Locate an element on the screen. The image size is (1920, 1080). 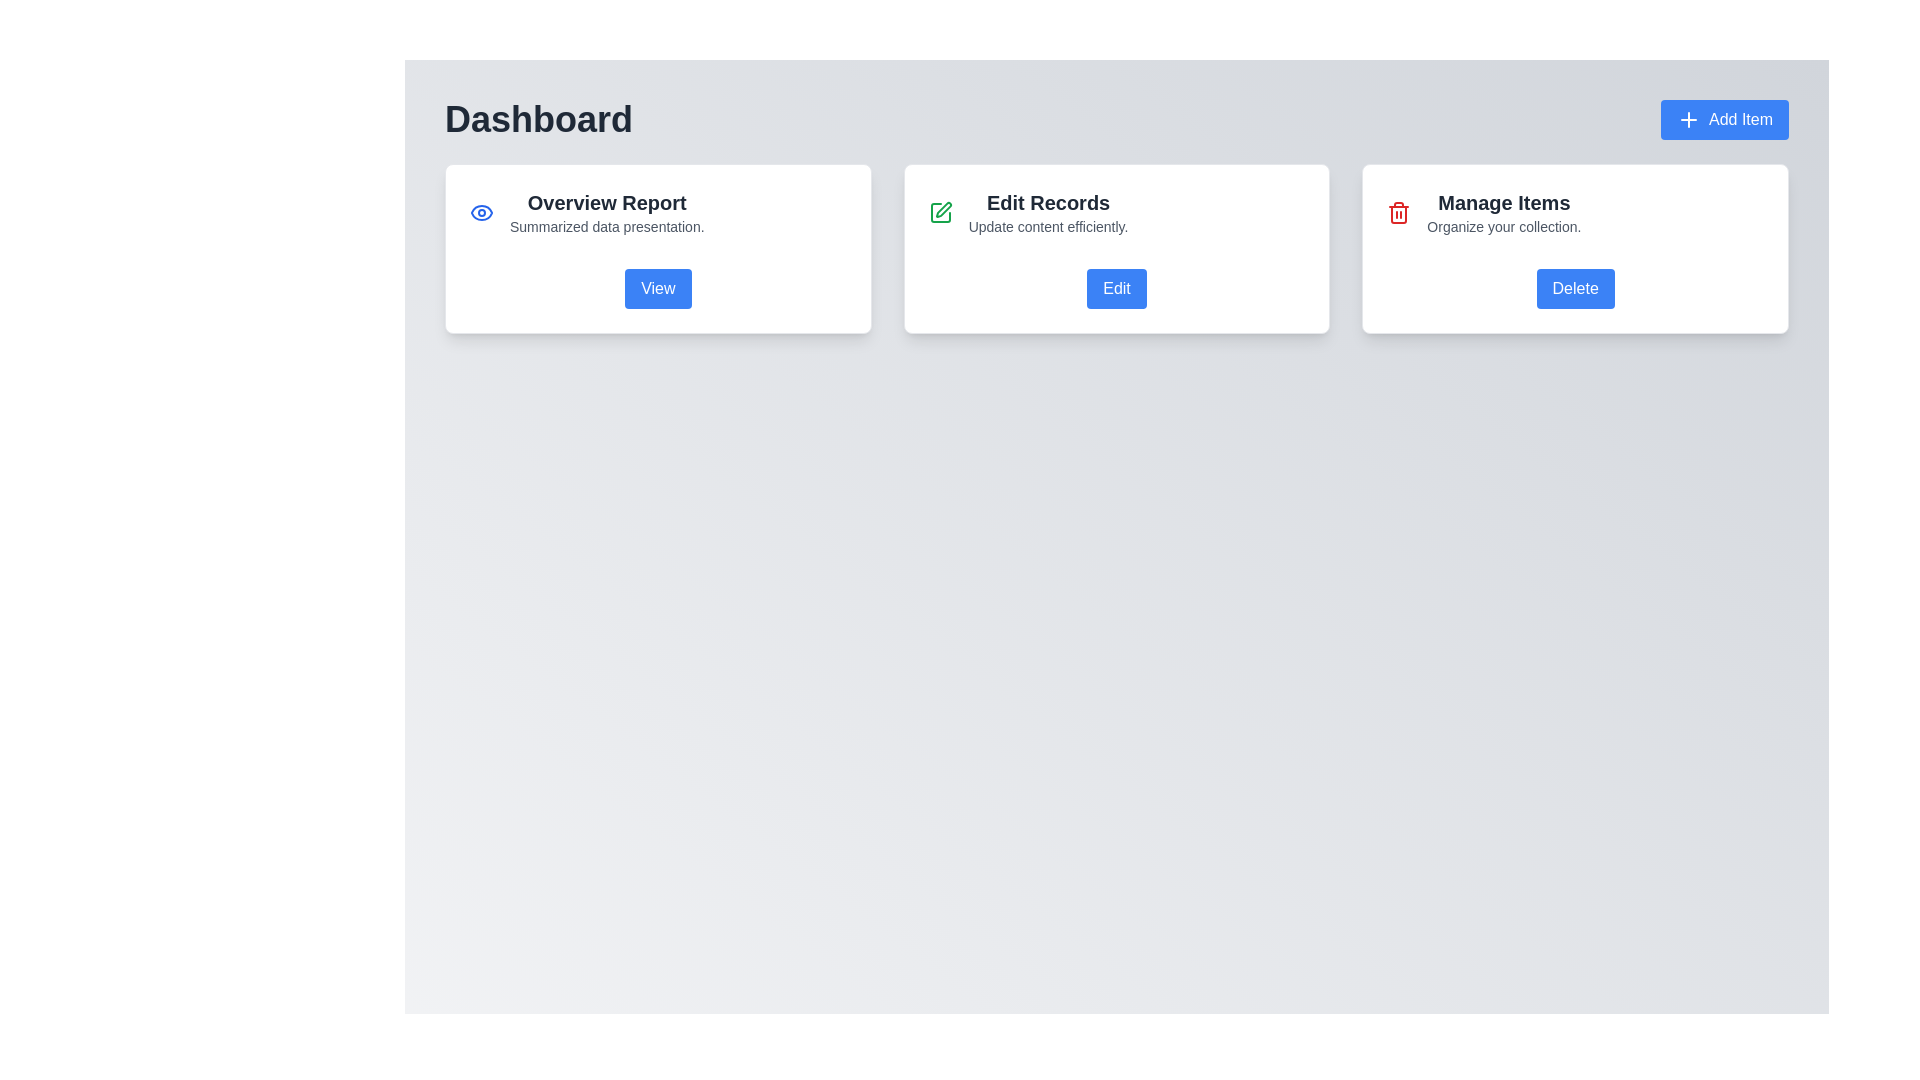
the text label displaying 'Update content efficiently.' which is located below the 'Edit Records' title and above the 'Edit' button is located at coordinates (1047, 226).